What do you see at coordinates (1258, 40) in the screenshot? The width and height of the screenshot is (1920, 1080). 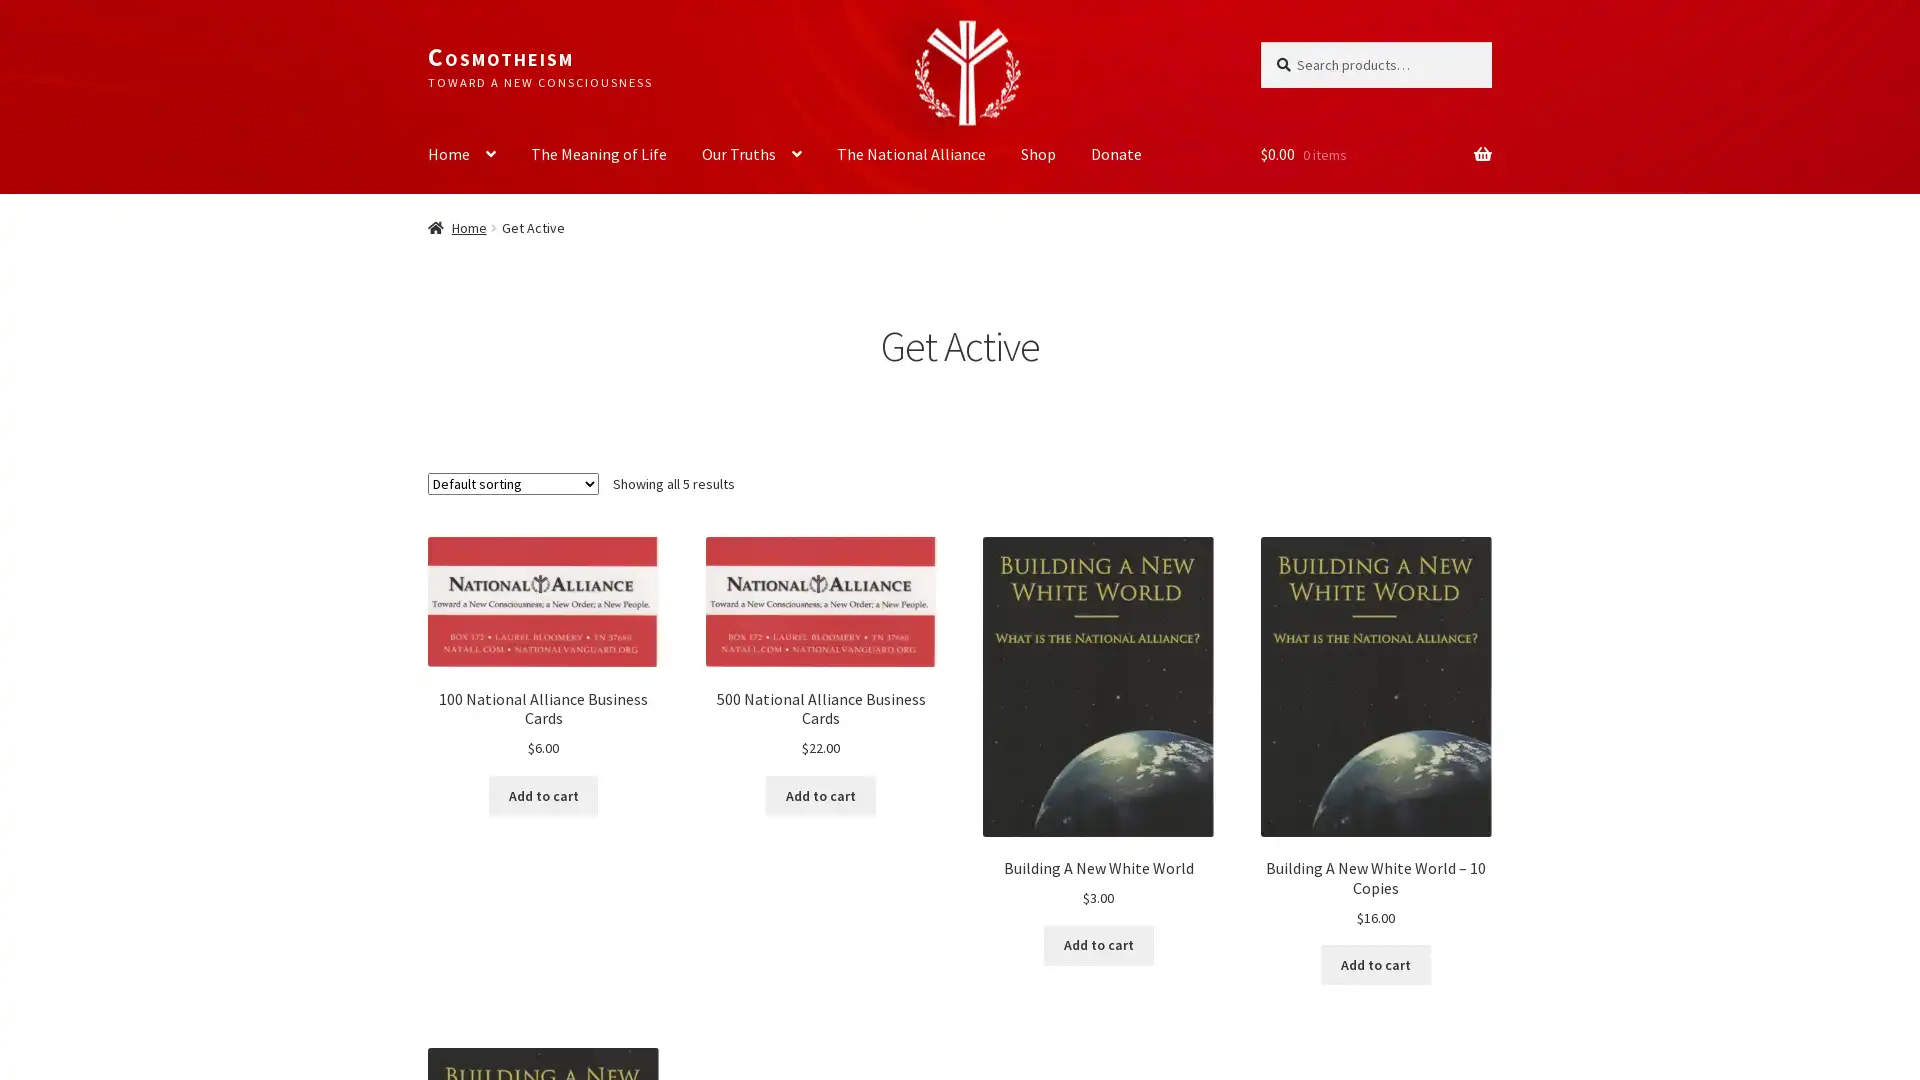 I see `Search` at bounding box center [1258, 40].